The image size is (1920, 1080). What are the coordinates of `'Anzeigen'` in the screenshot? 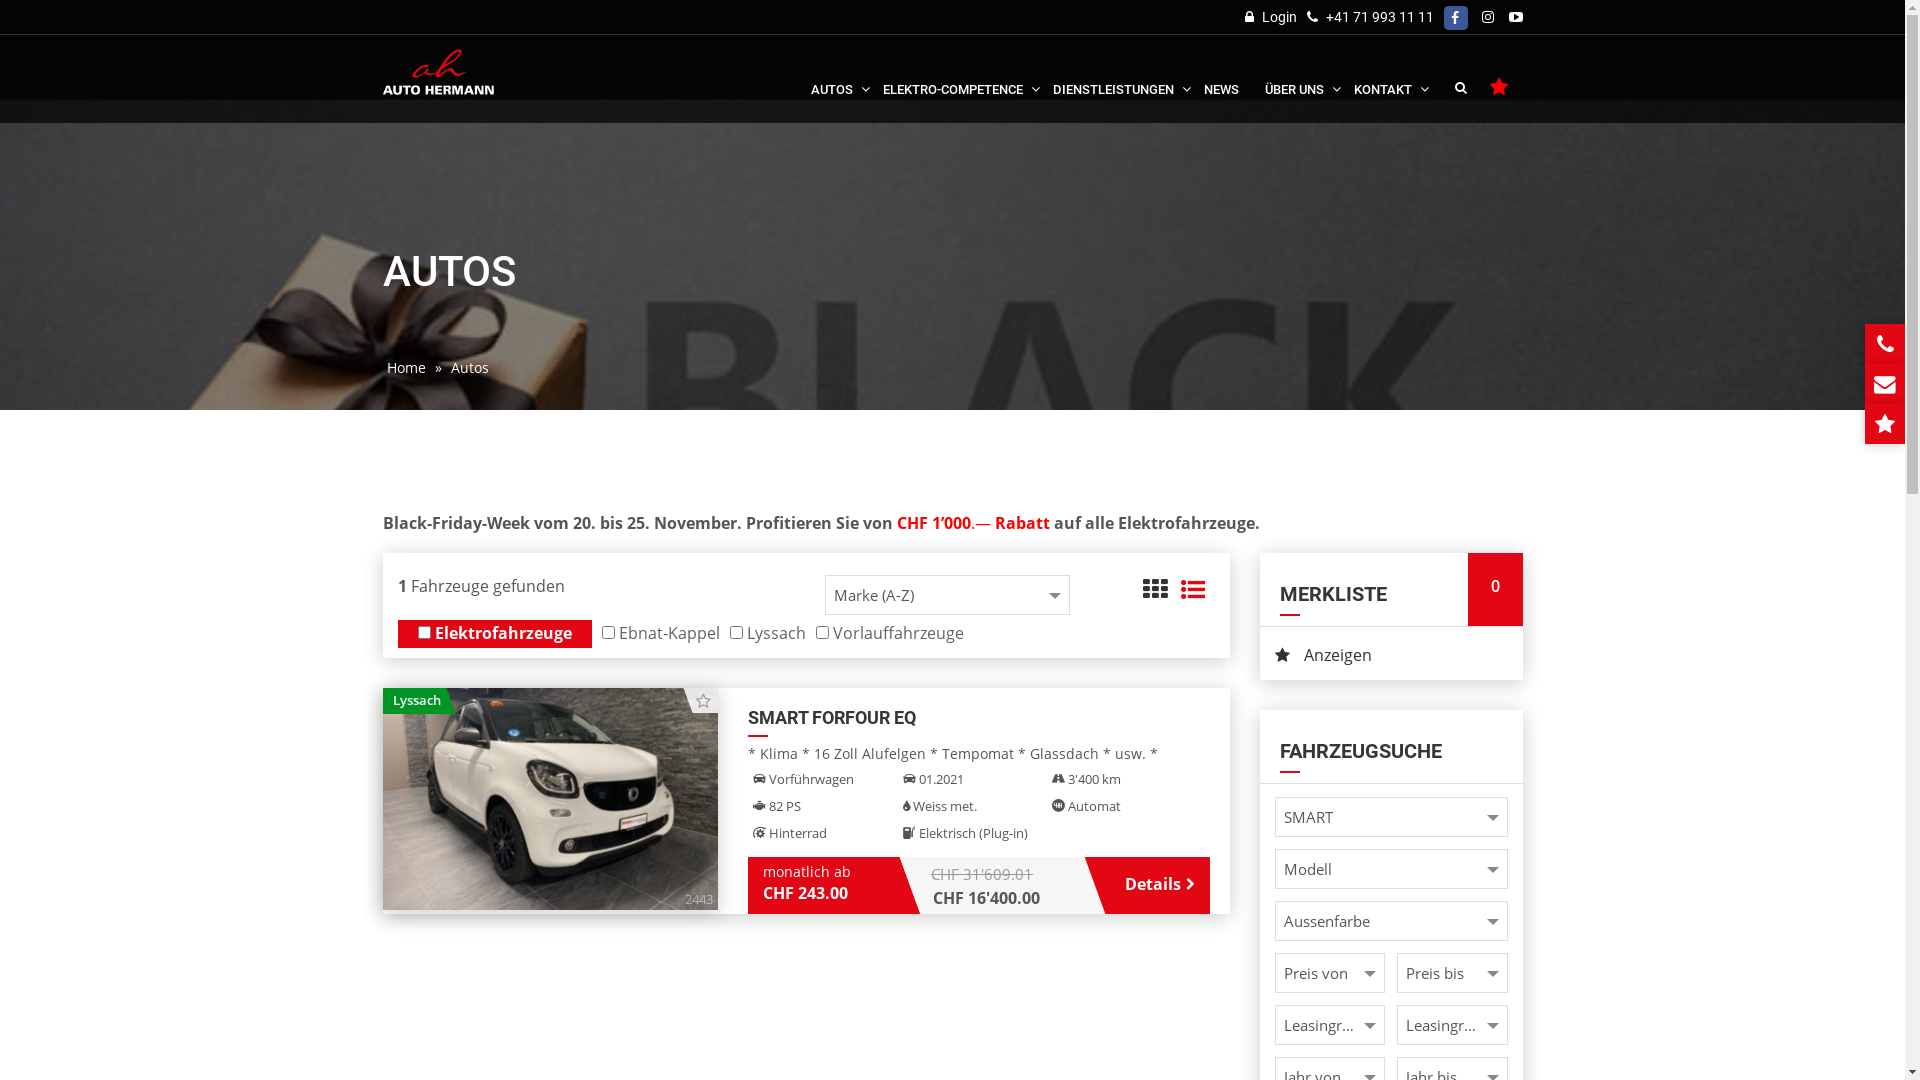 It's located at (1390, 655).